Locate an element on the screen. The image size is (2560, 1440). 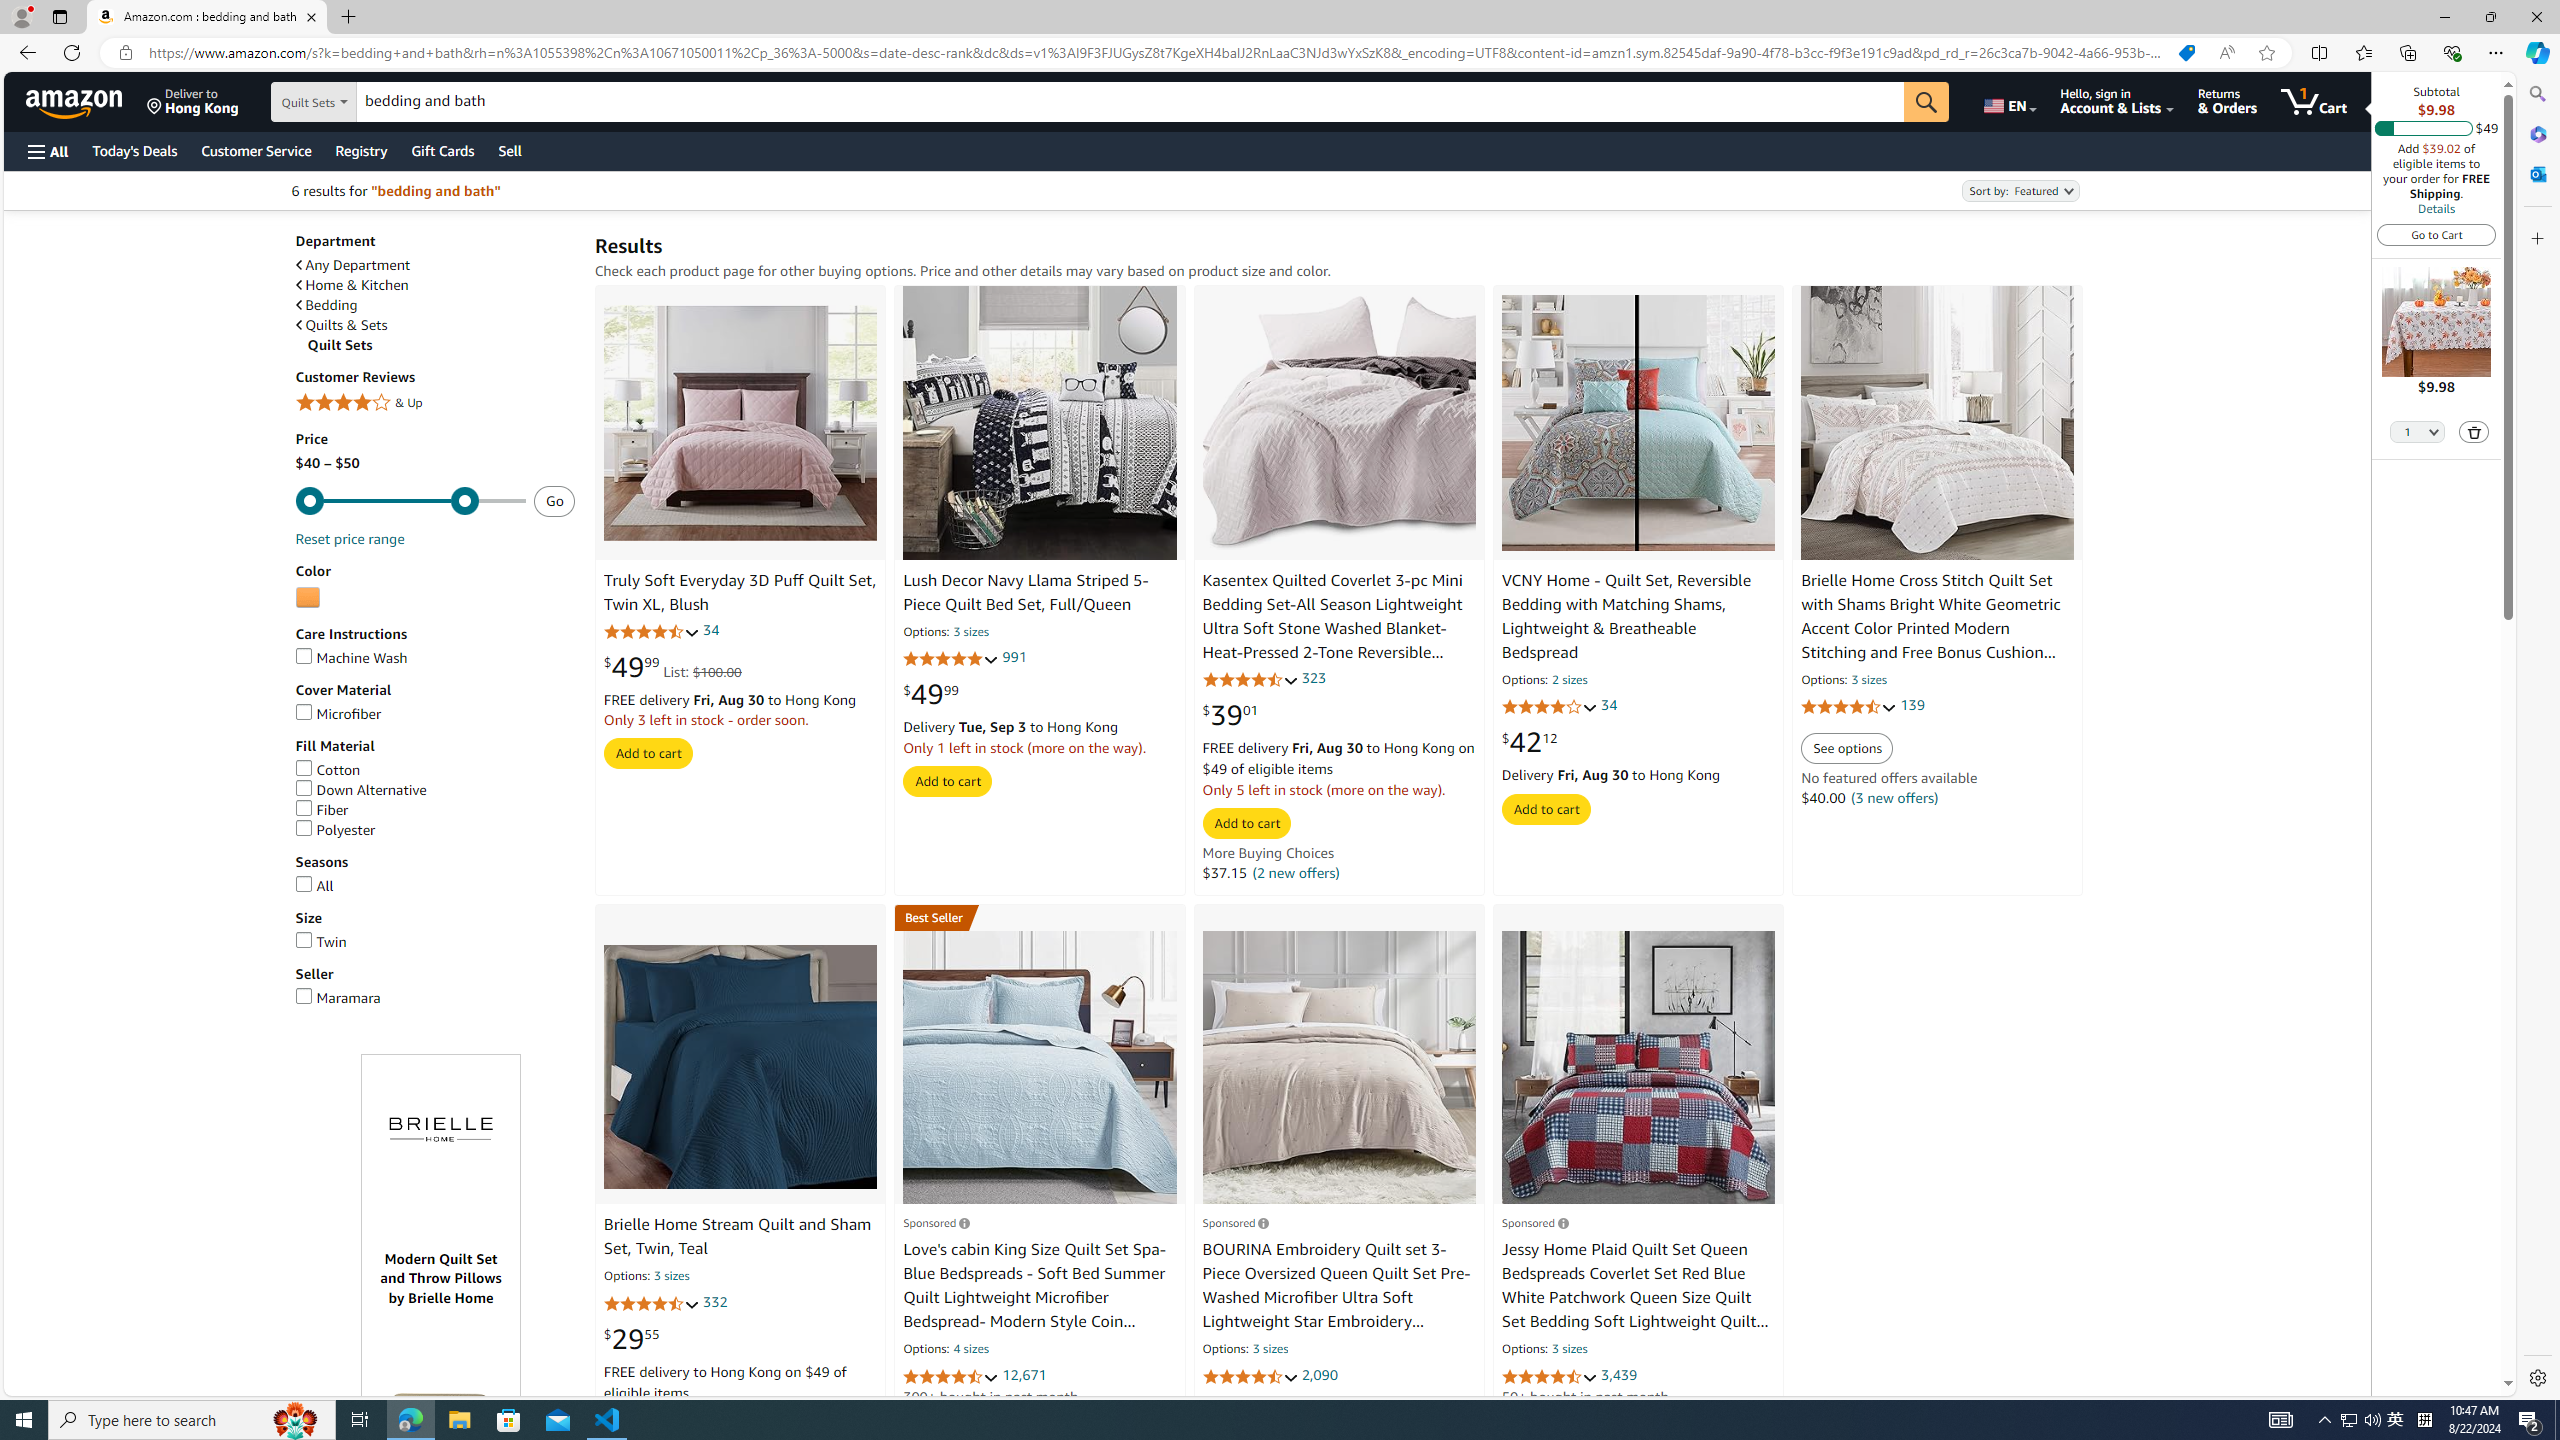
'Polyester' is located at coordinates (435, 830).